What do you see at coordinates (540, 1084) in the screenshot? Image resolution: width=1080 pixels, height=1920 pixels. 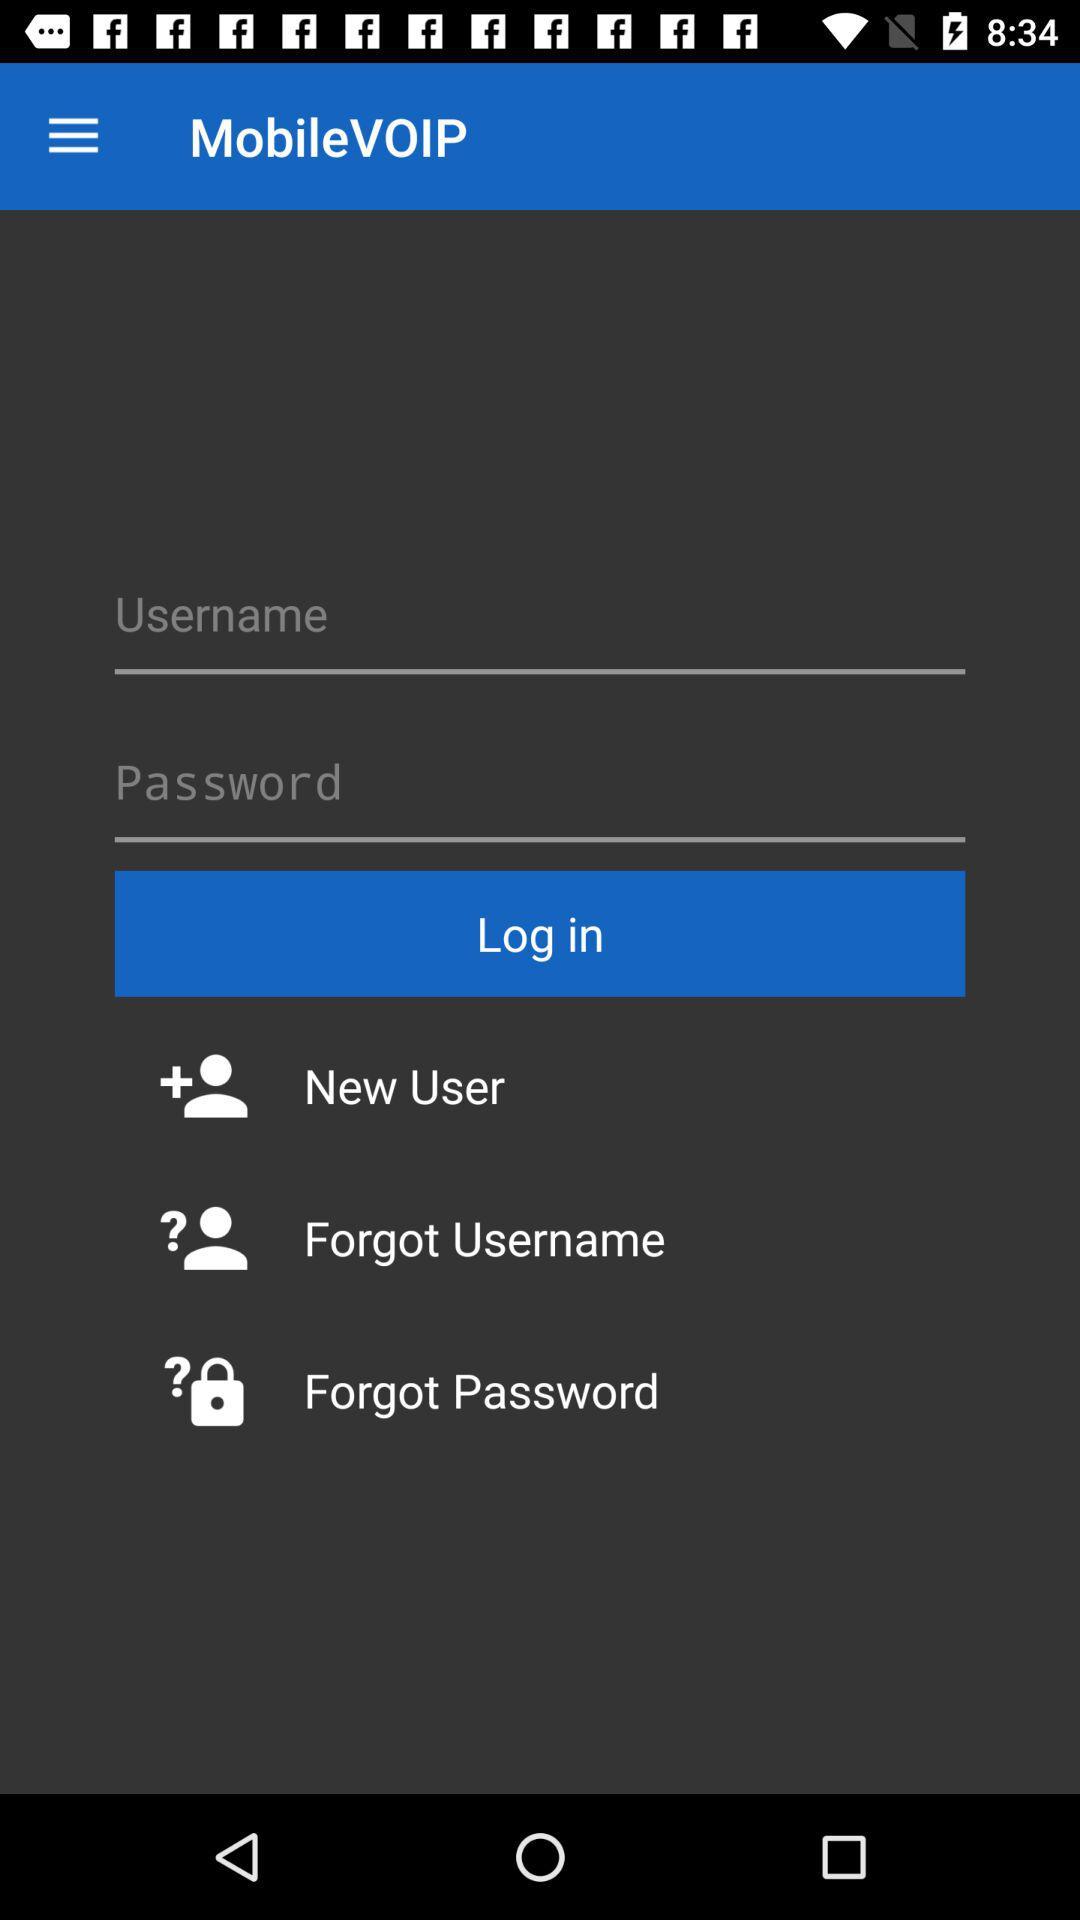 I see `icon above forgot username icon` at bounding box center [540, 1084].